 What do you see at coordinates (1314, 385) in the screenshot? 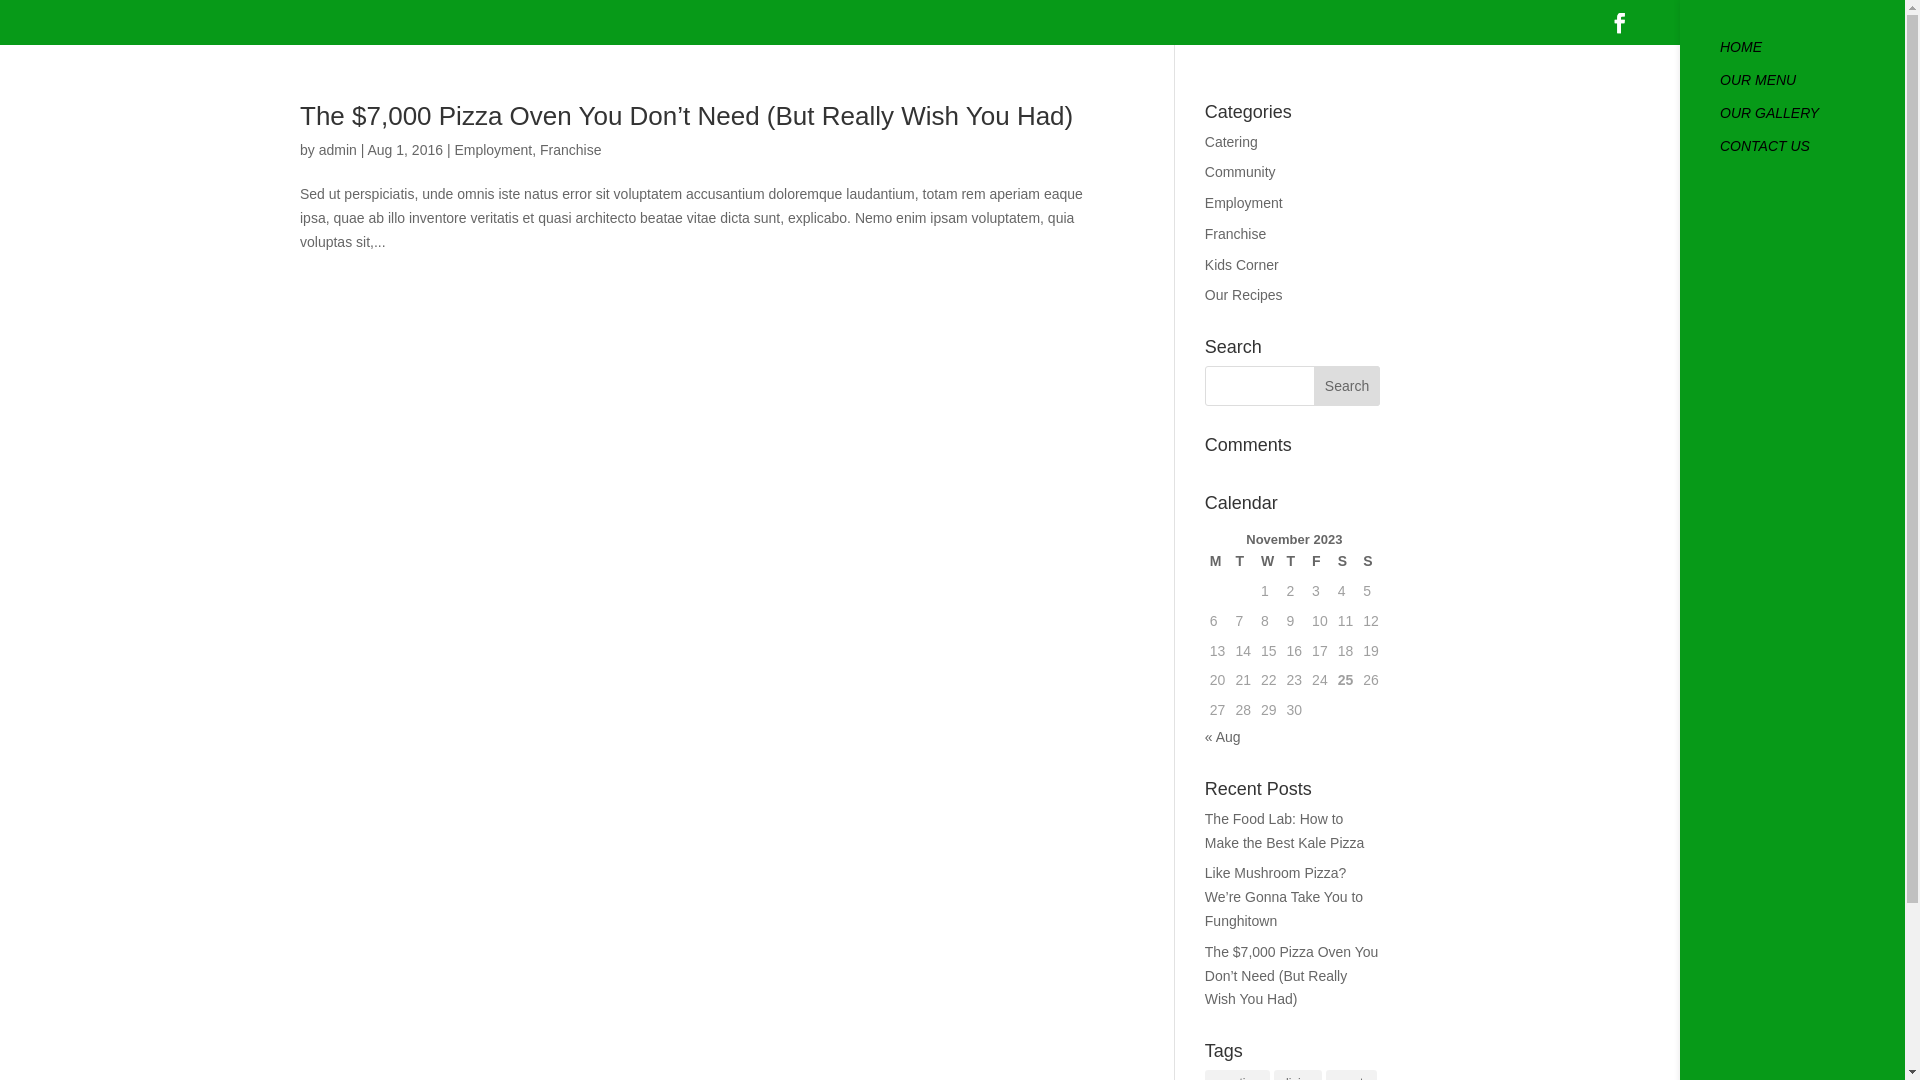
I see `'Search'` at bounding box center [1314, 385].